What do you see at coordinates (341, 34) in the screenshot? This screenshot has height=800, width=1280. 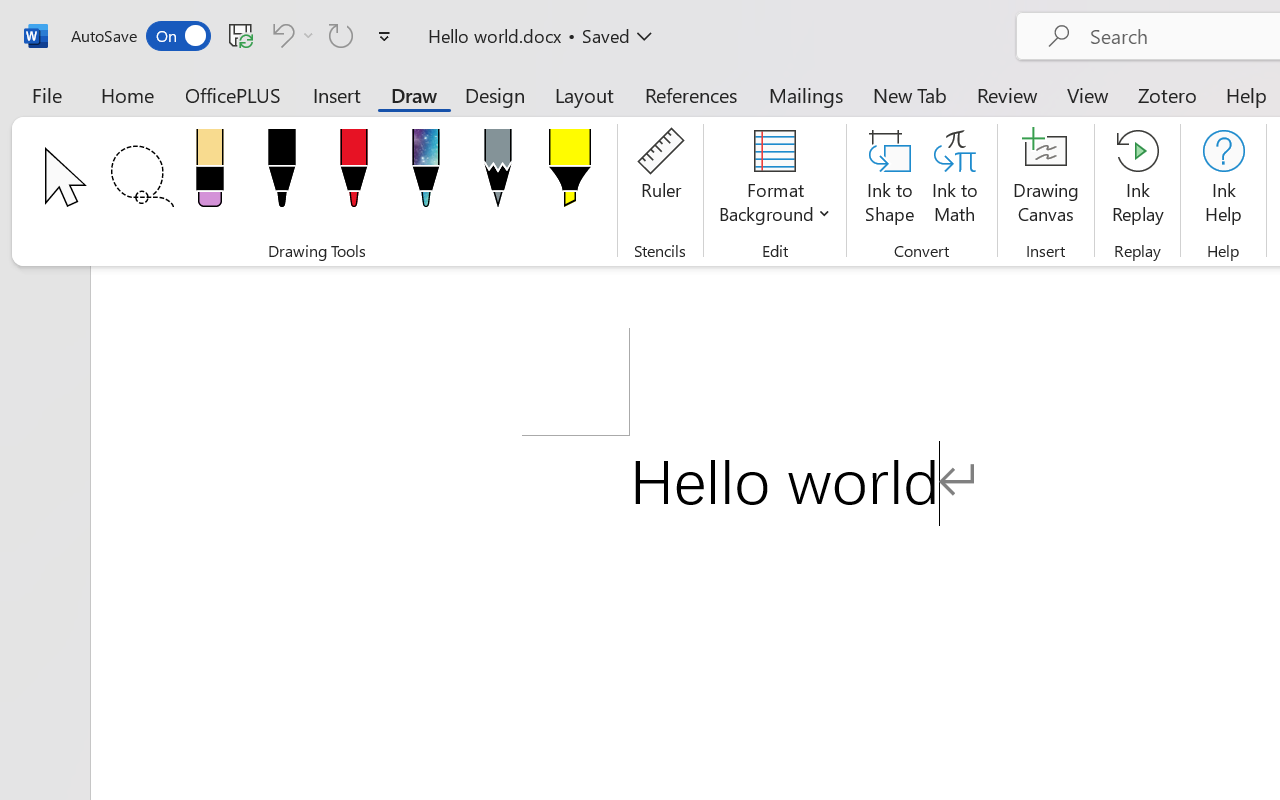 I see `'Can'` at bounding box center [341, 34].